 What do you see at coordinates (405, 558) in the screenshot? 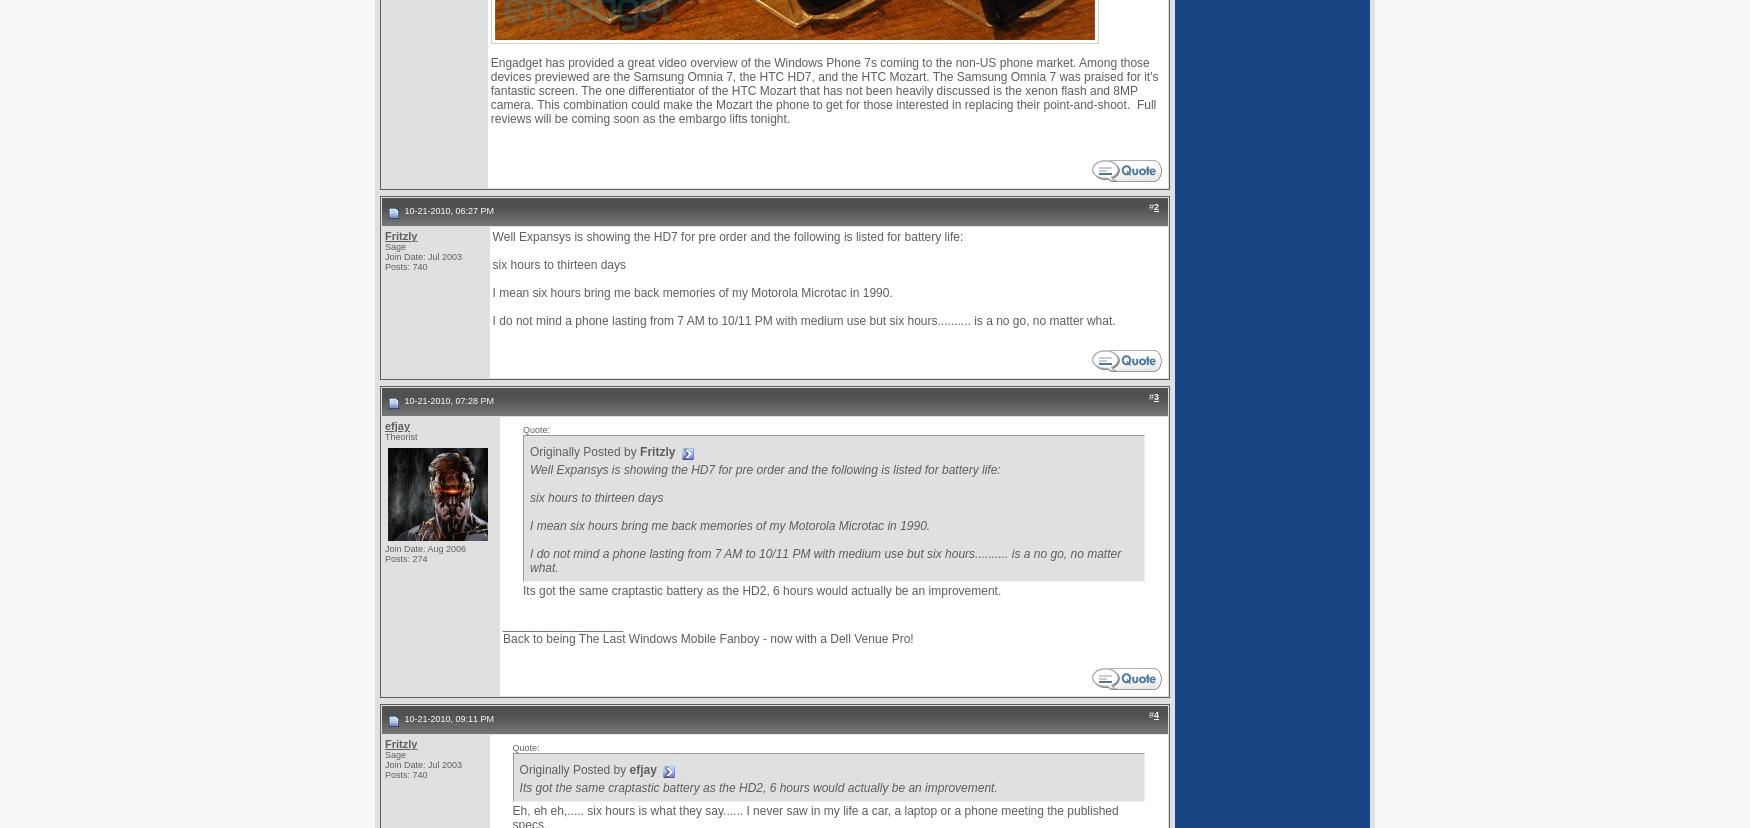
I see `'Posts: 274'` at bounding box center [405, 558].